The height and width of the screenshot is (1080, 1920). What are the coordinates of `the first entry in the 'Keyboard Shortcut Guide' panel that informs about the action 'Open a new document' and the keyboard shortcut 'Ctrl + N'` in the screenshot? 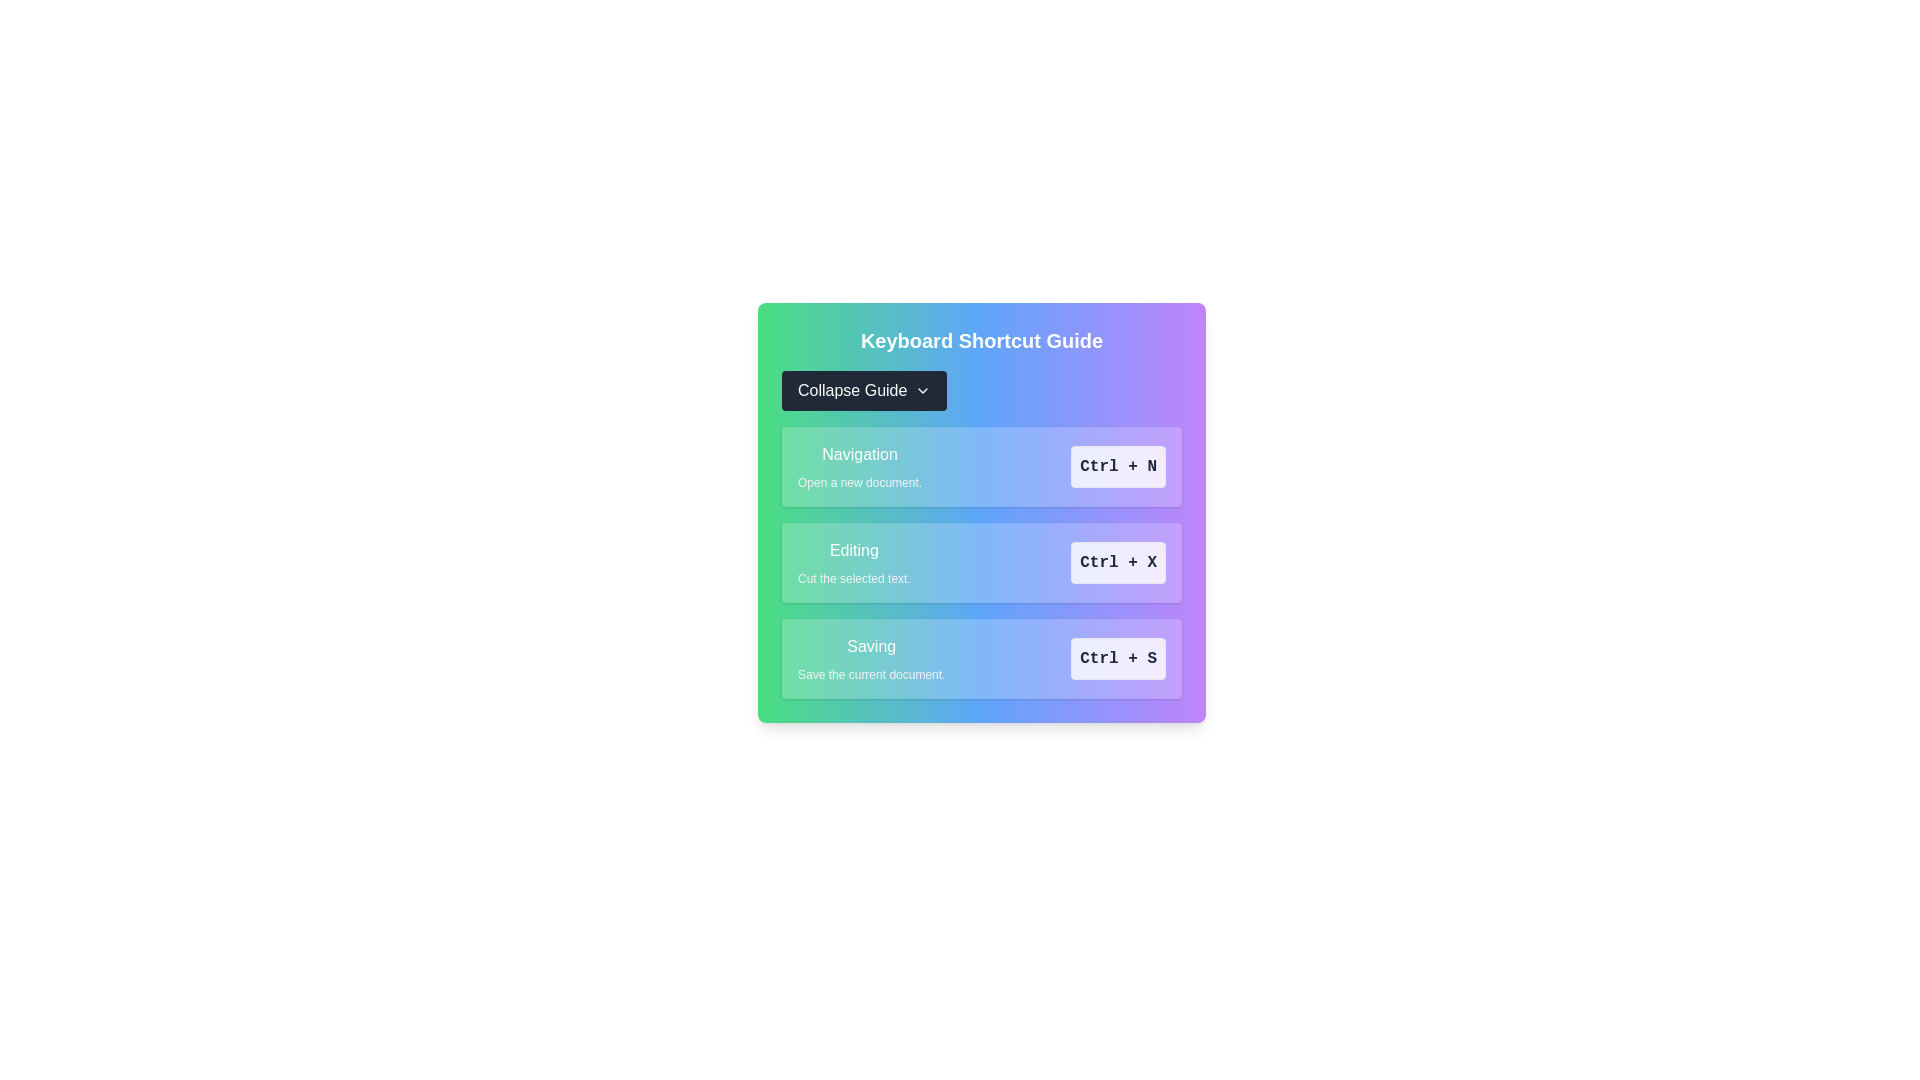 It's located at (982, 466).